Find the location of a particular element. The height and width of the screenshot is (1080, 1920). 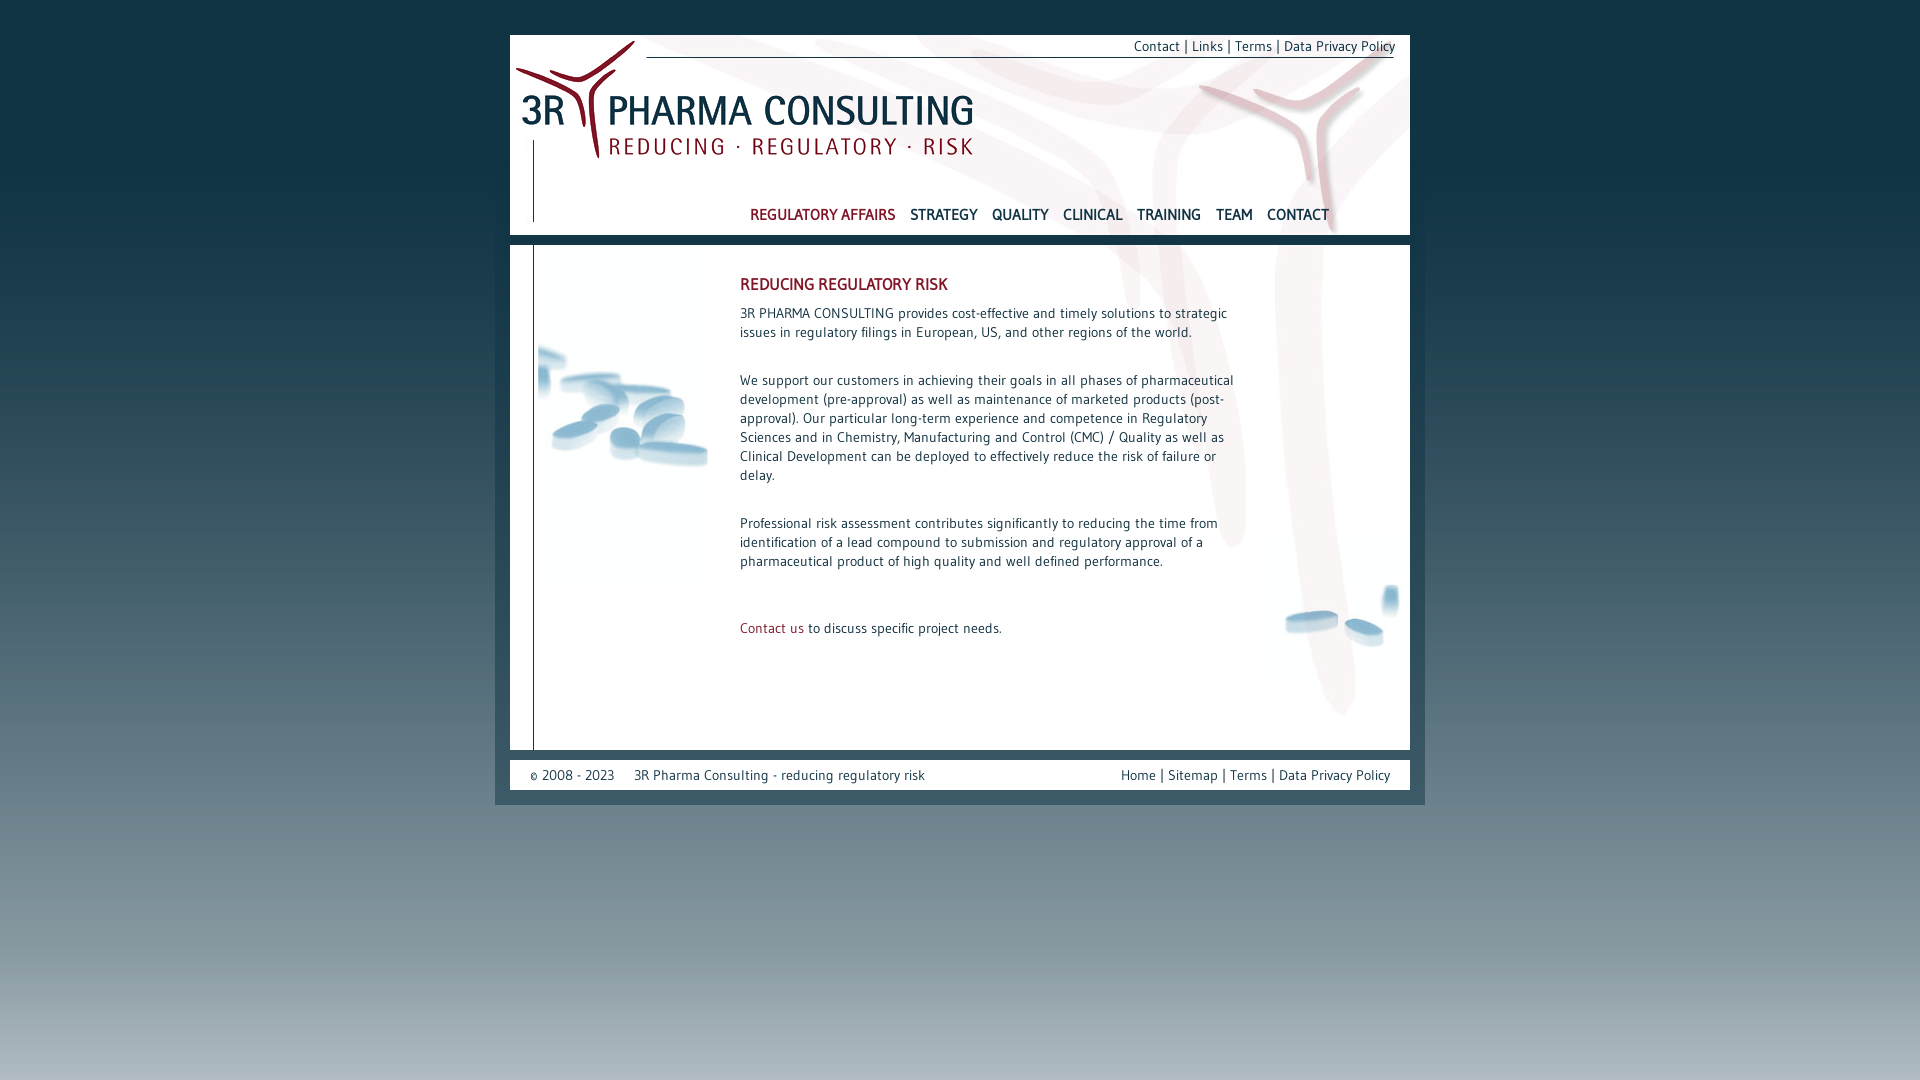

'QUALITY' is located at coordinates (1019, 222).